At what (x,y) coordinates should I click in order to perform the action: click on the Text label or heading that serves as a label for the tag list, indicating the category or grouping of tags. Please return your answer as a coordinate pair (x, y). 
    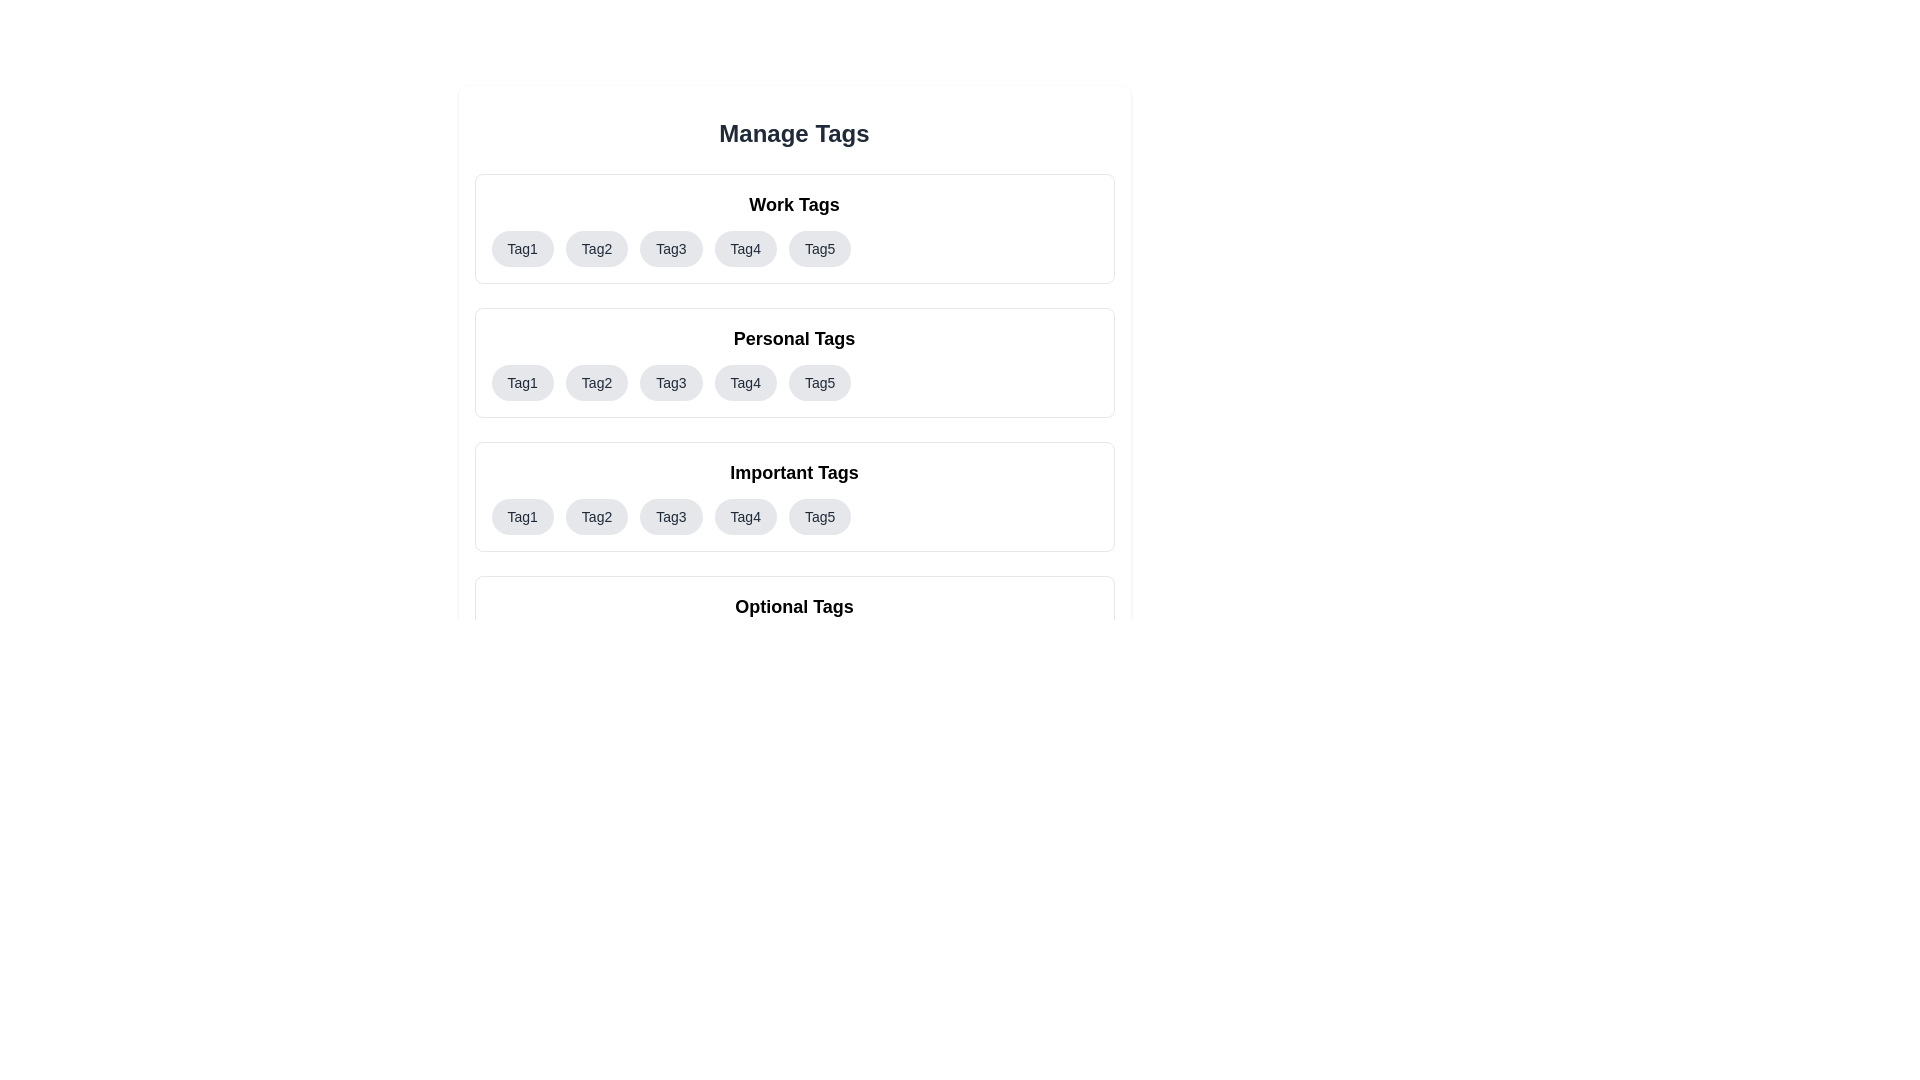
    Looking at the image, I should click on (793, 473).